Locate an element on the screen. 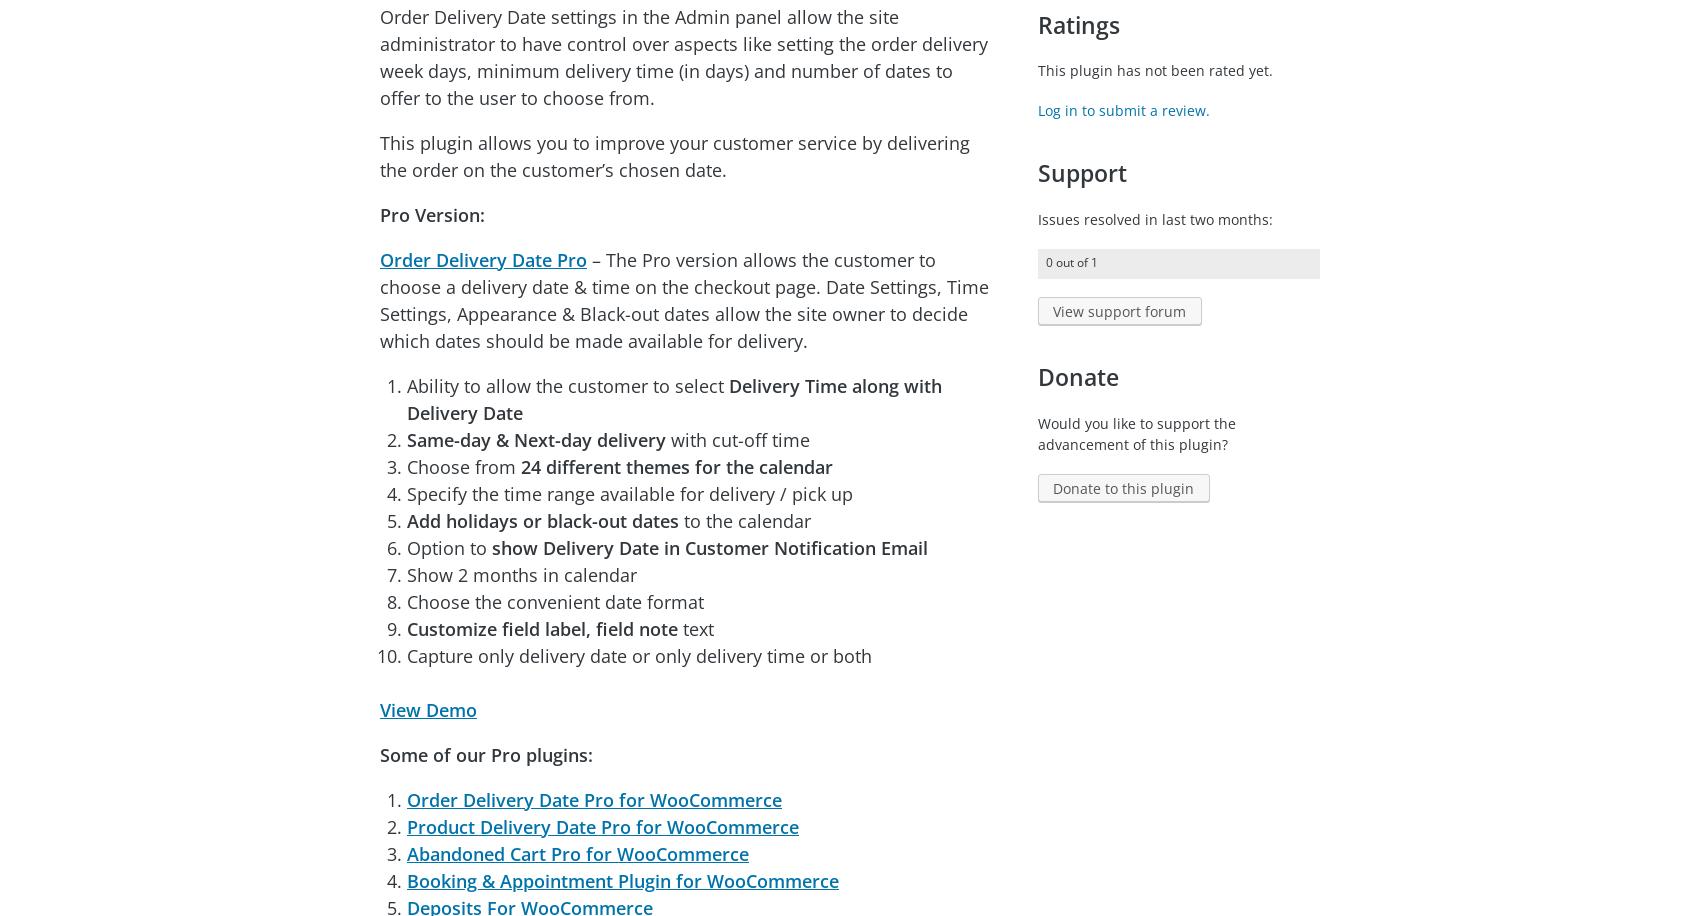 This screenshot has width=1700, height=916. 'This plugin has not been rated yet.' is located at coordinates (1155, 69).